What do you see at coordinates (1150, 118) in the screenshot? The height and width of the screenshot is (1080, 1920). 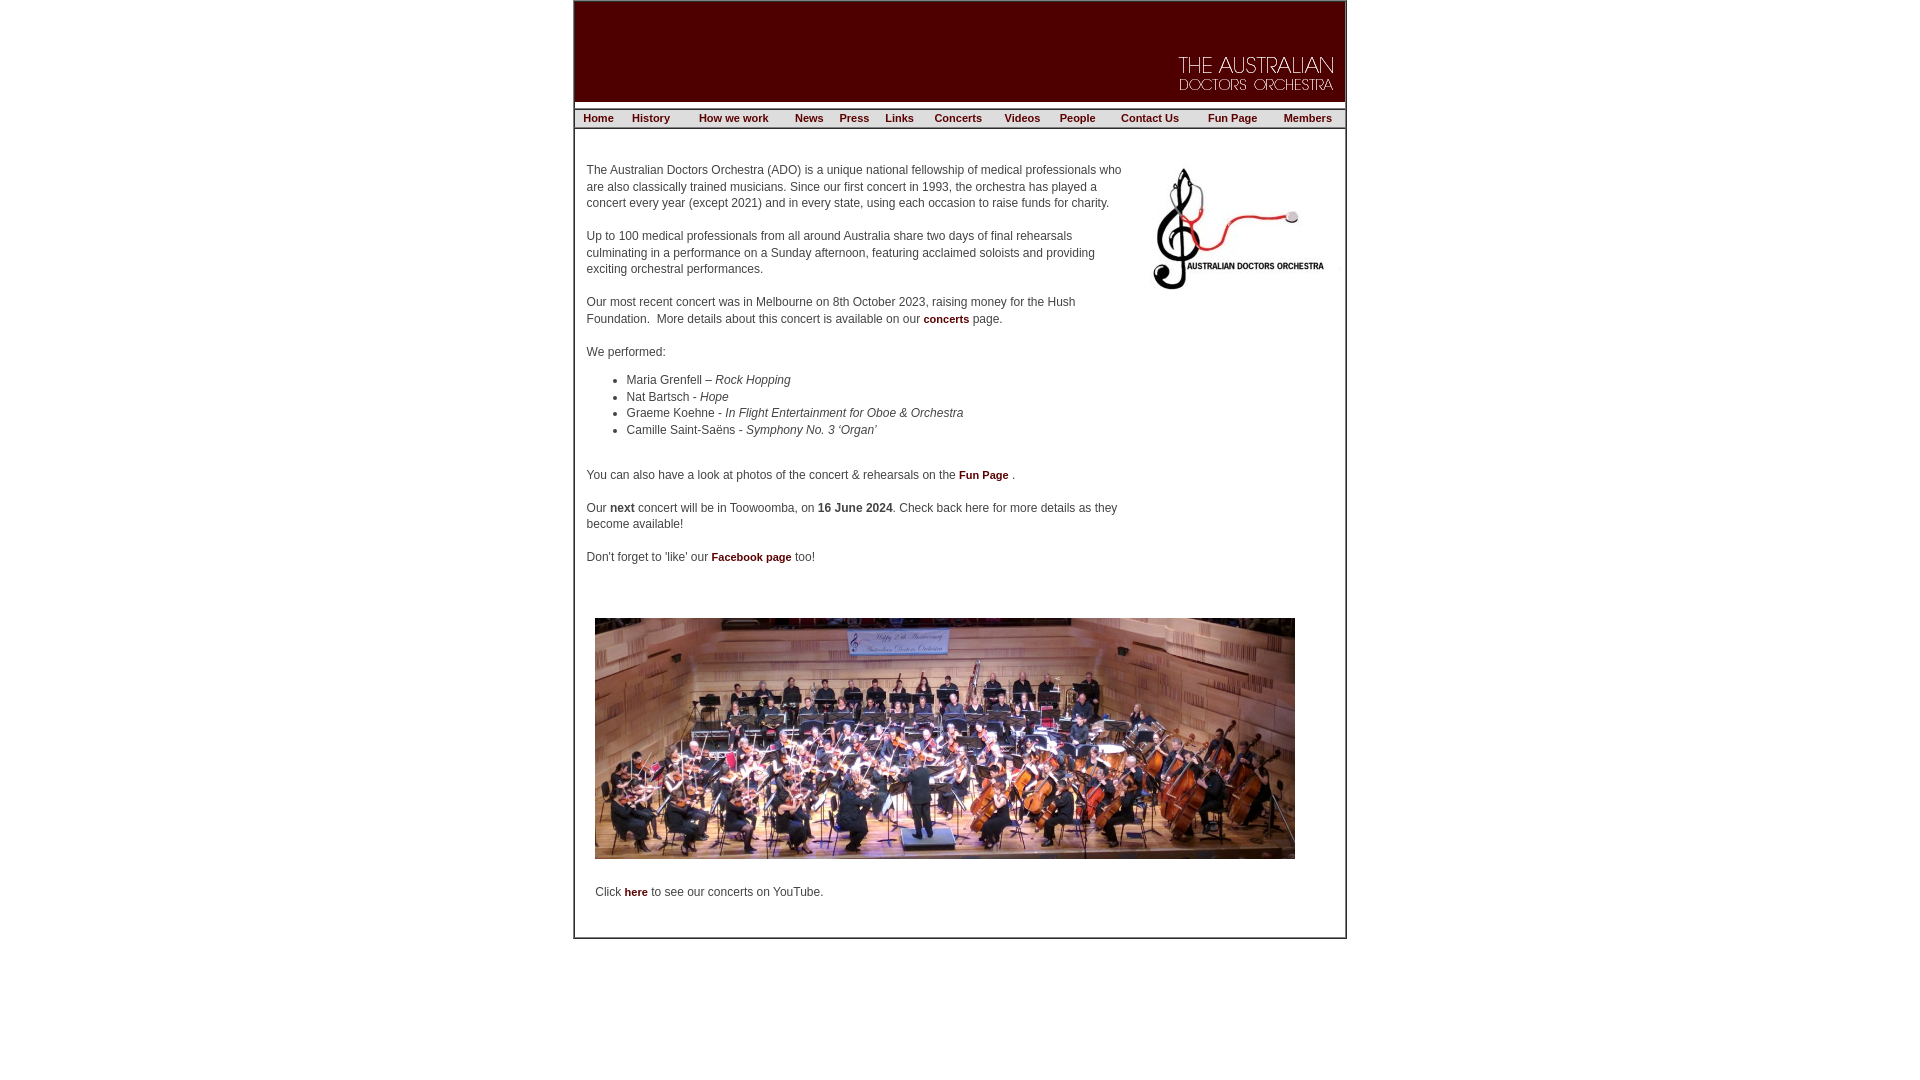 I see `'Contact Us'` at bounding box center [1150, 118].